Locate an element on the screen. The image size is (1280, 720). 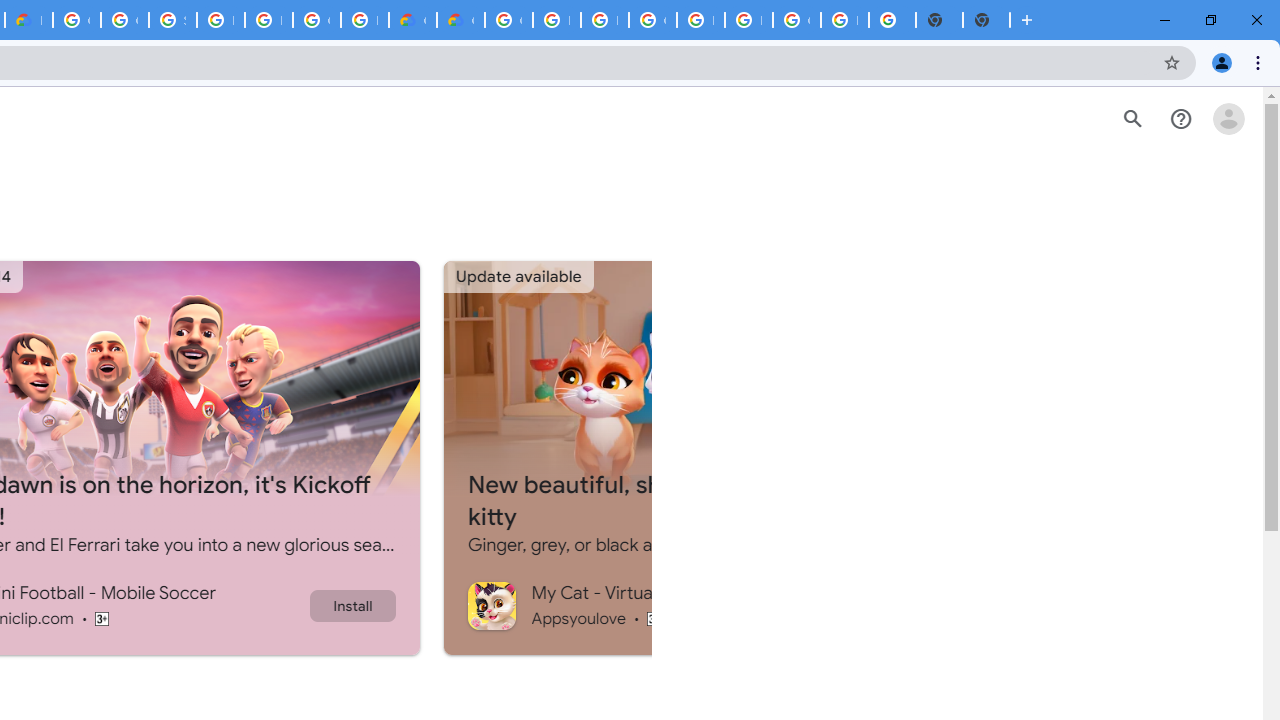
'Google Cloud Estimate Summary' is located at coordinates (459, 20).